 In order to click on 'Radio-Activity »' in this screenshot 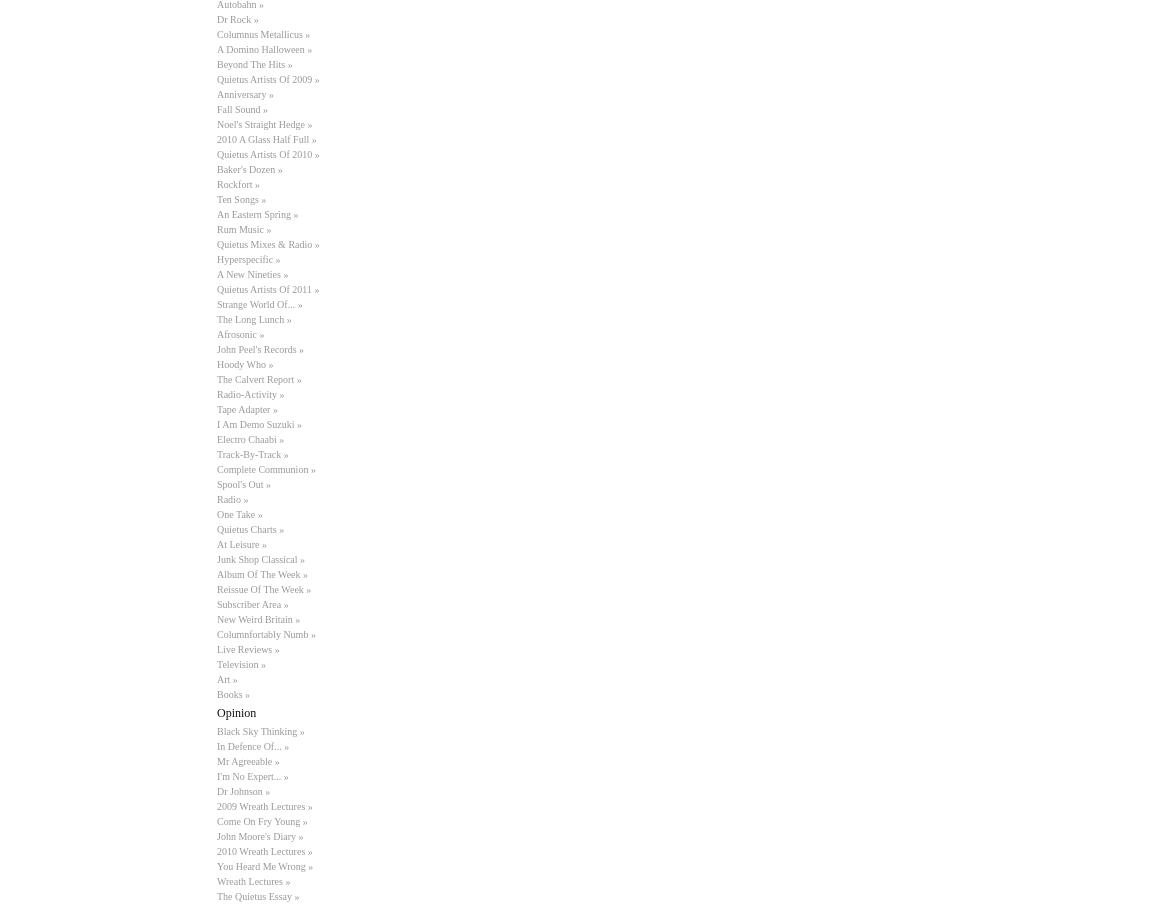, I will do `click(250, 394)`.